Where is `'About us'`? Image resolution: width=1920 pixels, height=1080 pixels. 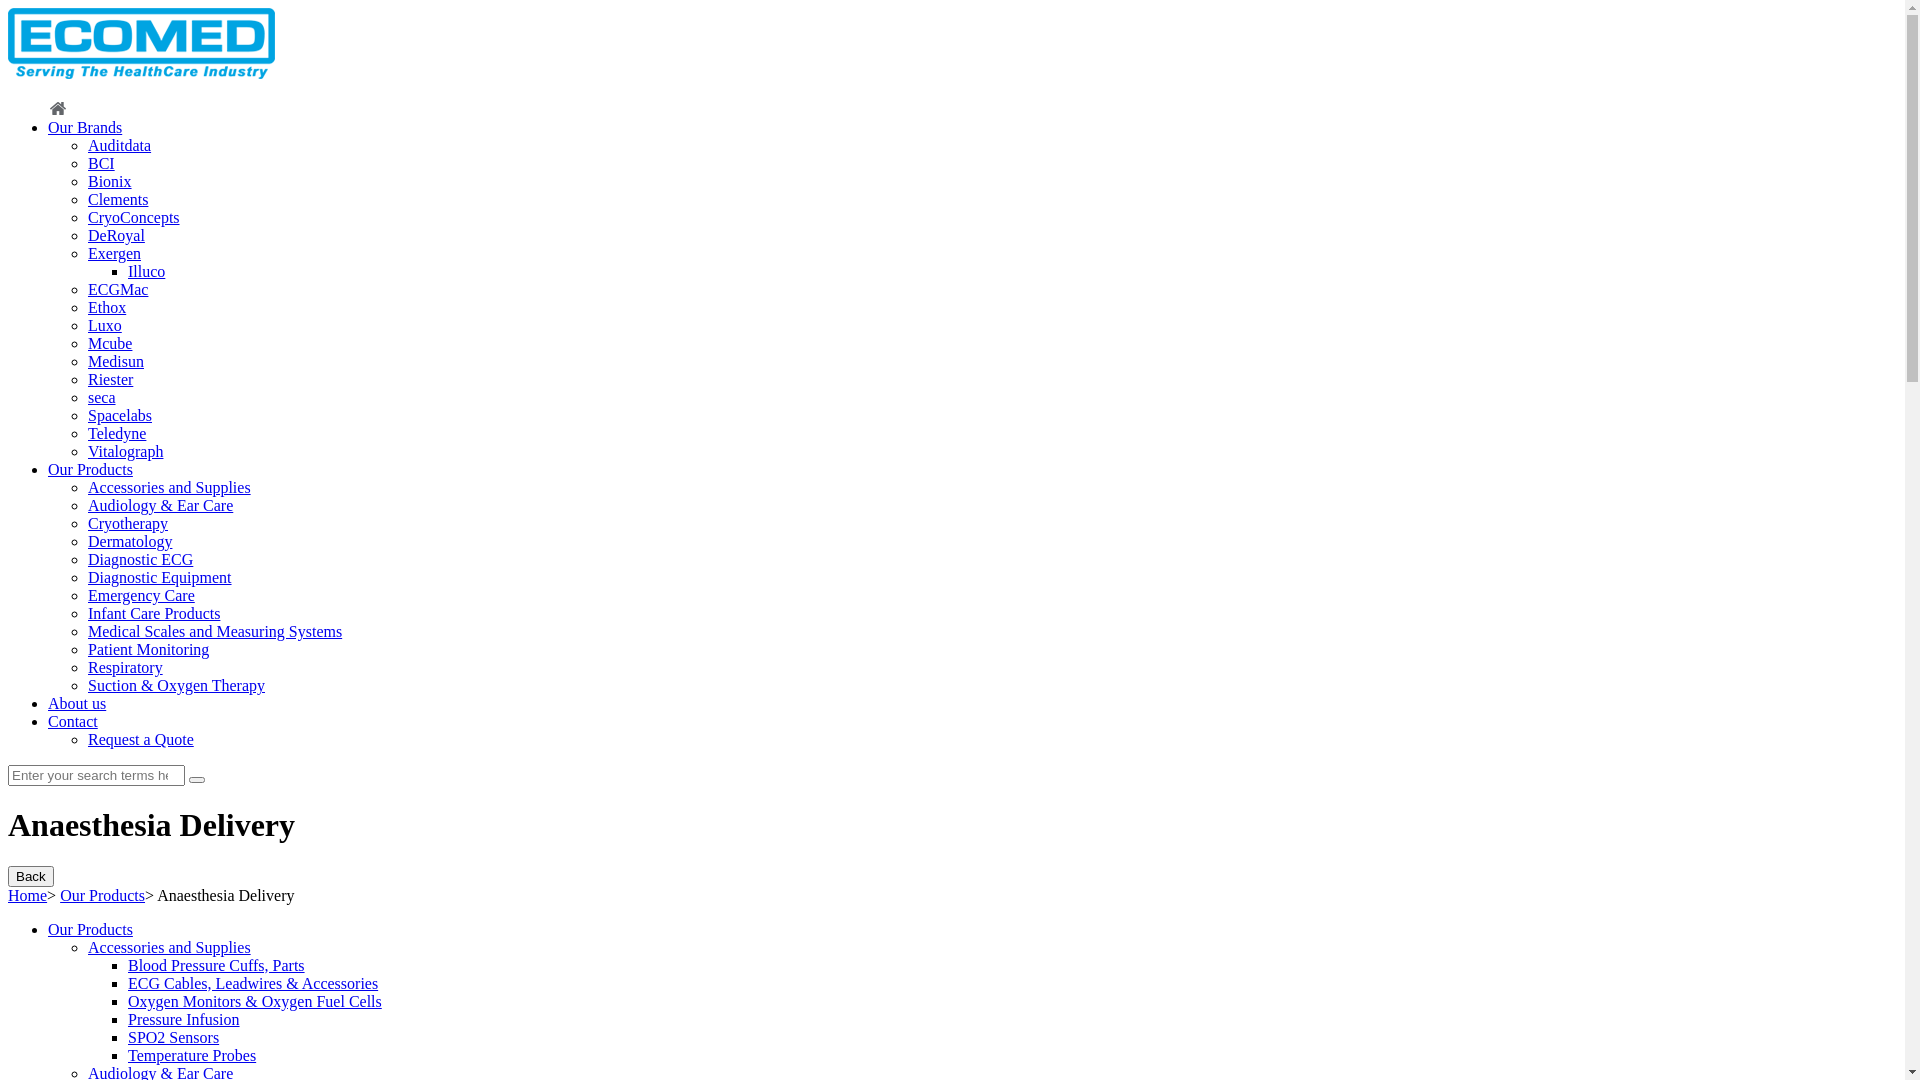
'About us' is located at coordinates (76, 702).